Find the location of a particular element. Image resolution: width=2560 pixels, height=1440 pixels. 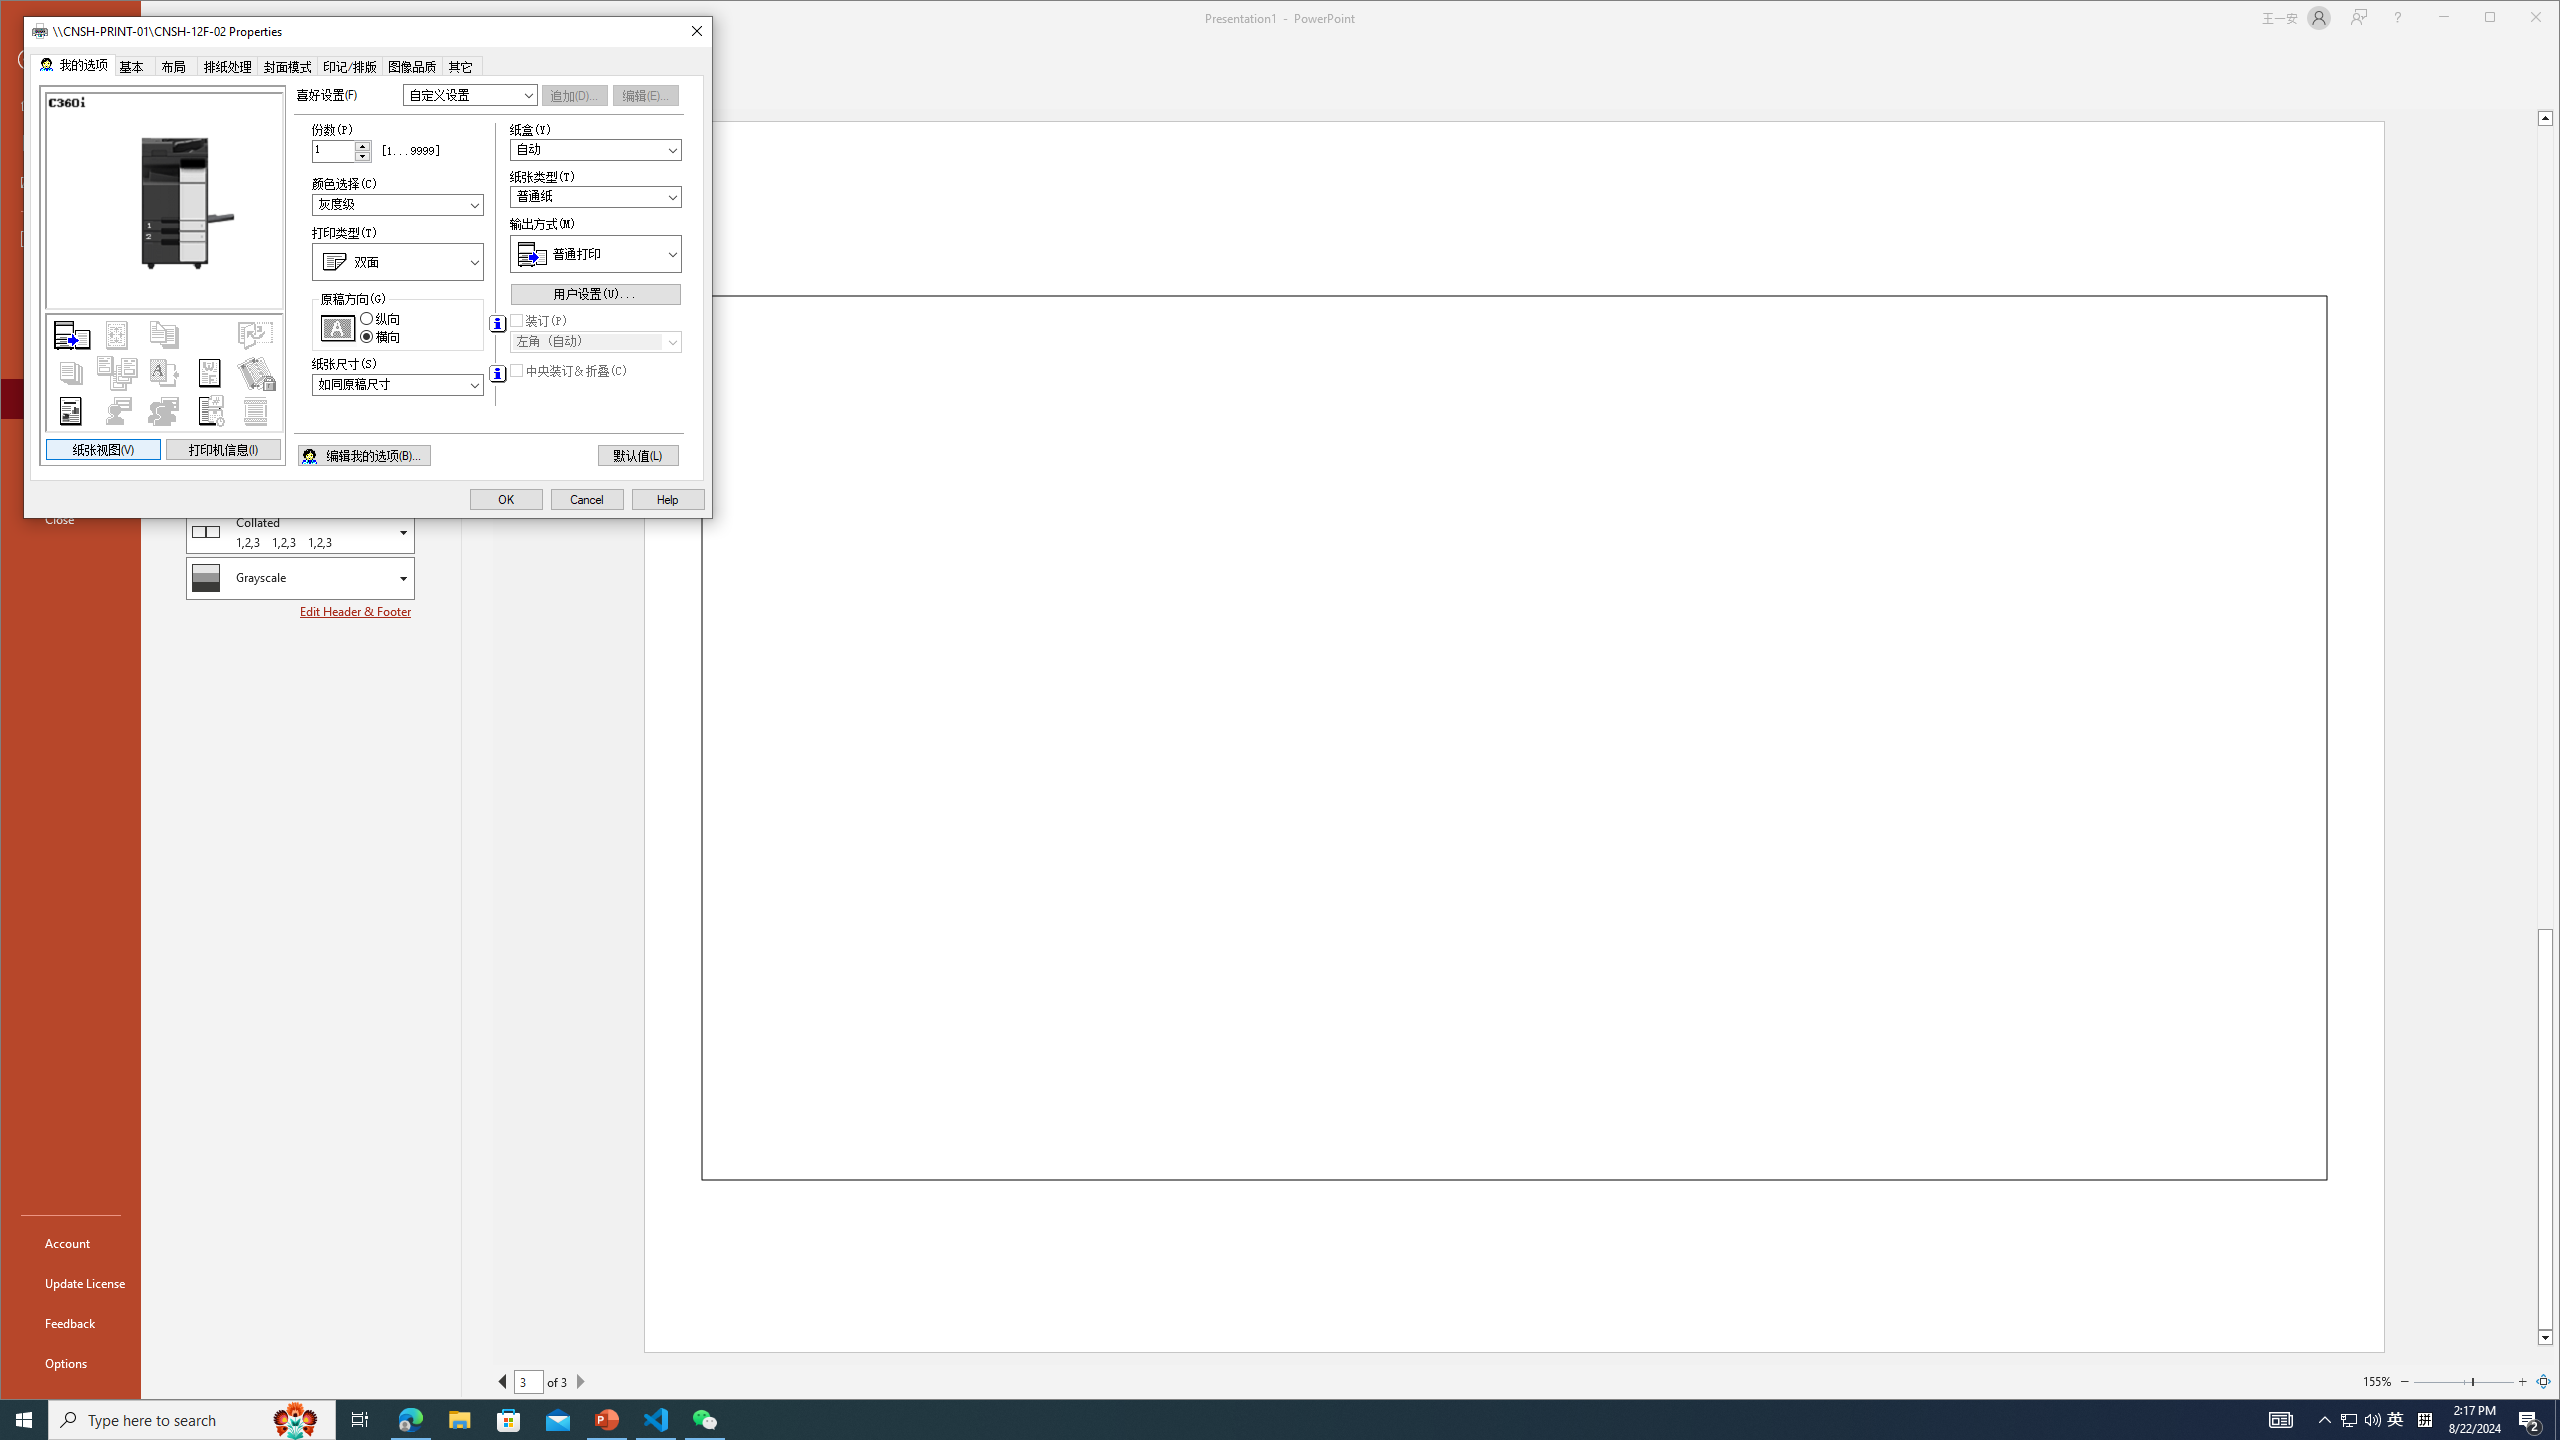

'Account' is located at coordinates (69, 1241).